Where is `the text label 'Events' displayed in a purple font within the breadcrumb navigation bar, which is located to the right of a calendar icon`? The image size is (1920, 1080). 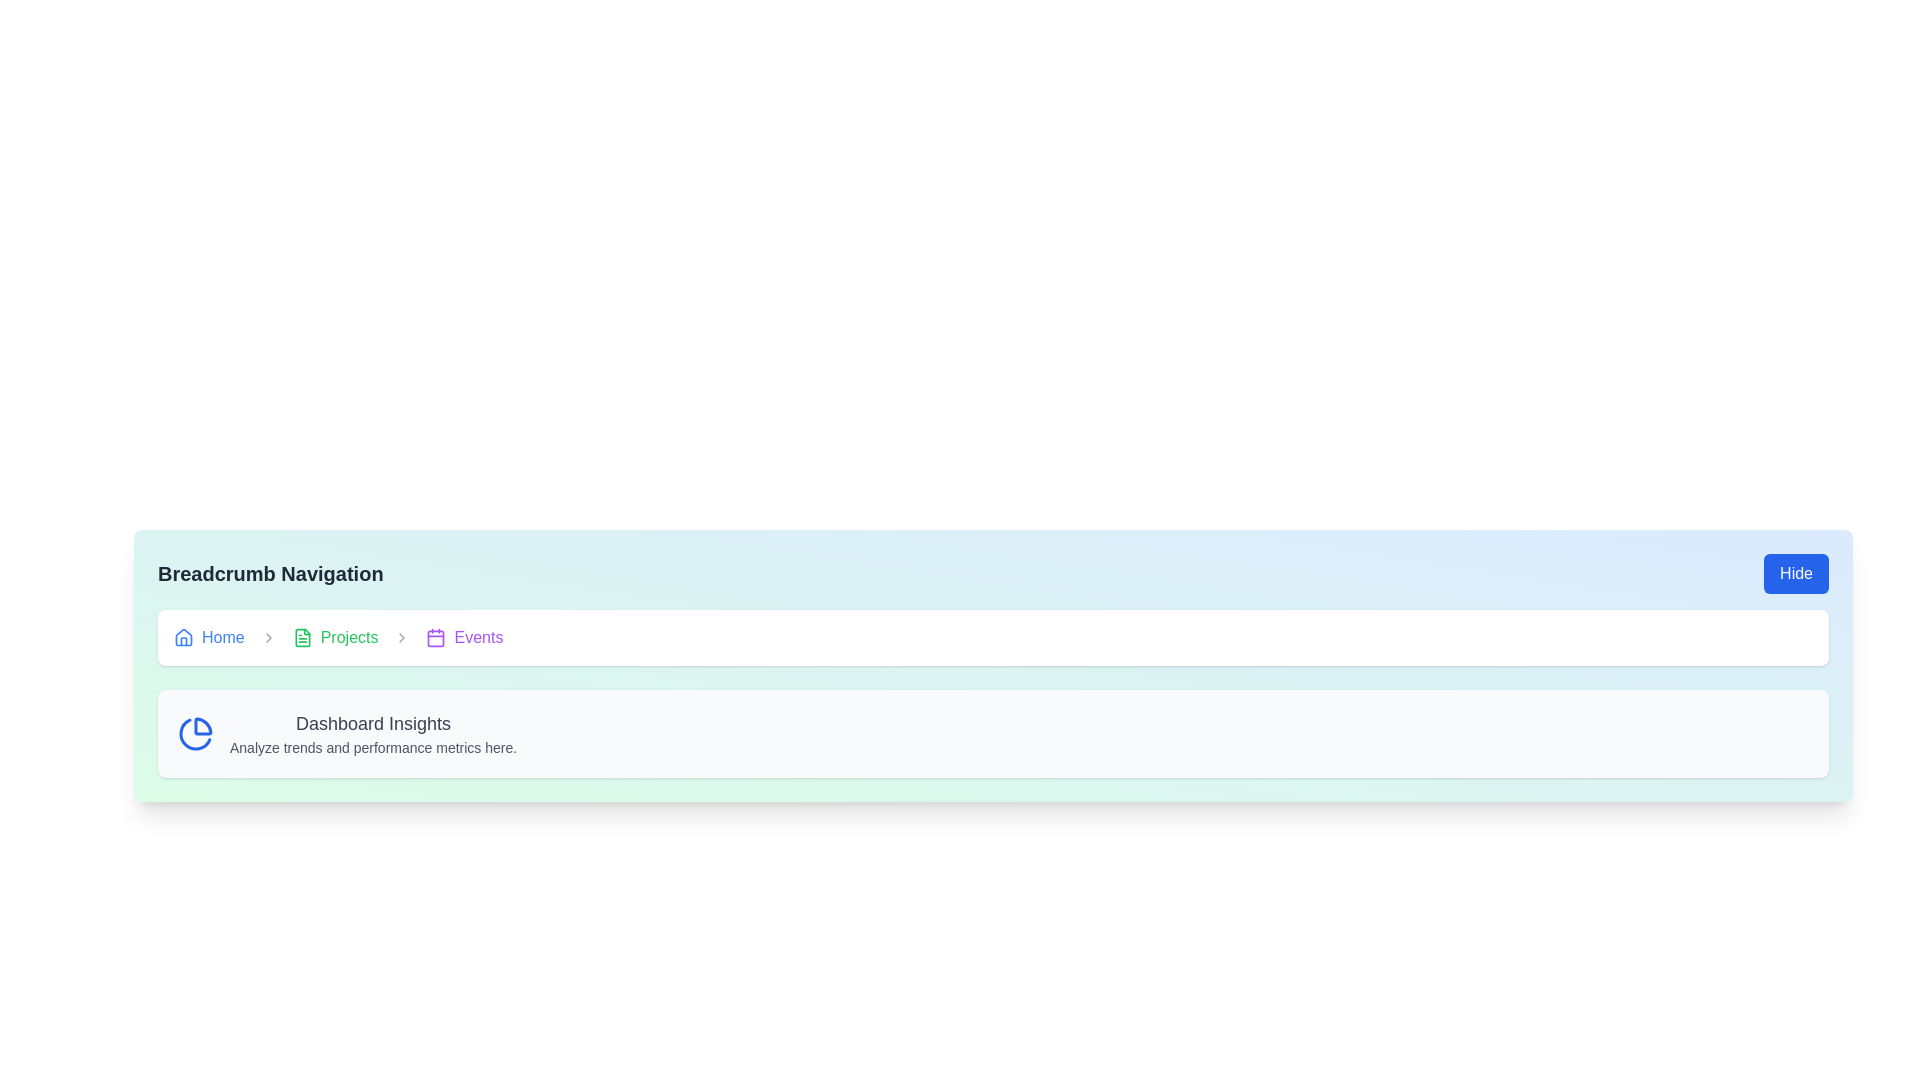
the text label 'Events' displayed in a purple font within the breadcrumb navigation bar, which is located to the right of a calendar icon is located at coordinates (478, 637).